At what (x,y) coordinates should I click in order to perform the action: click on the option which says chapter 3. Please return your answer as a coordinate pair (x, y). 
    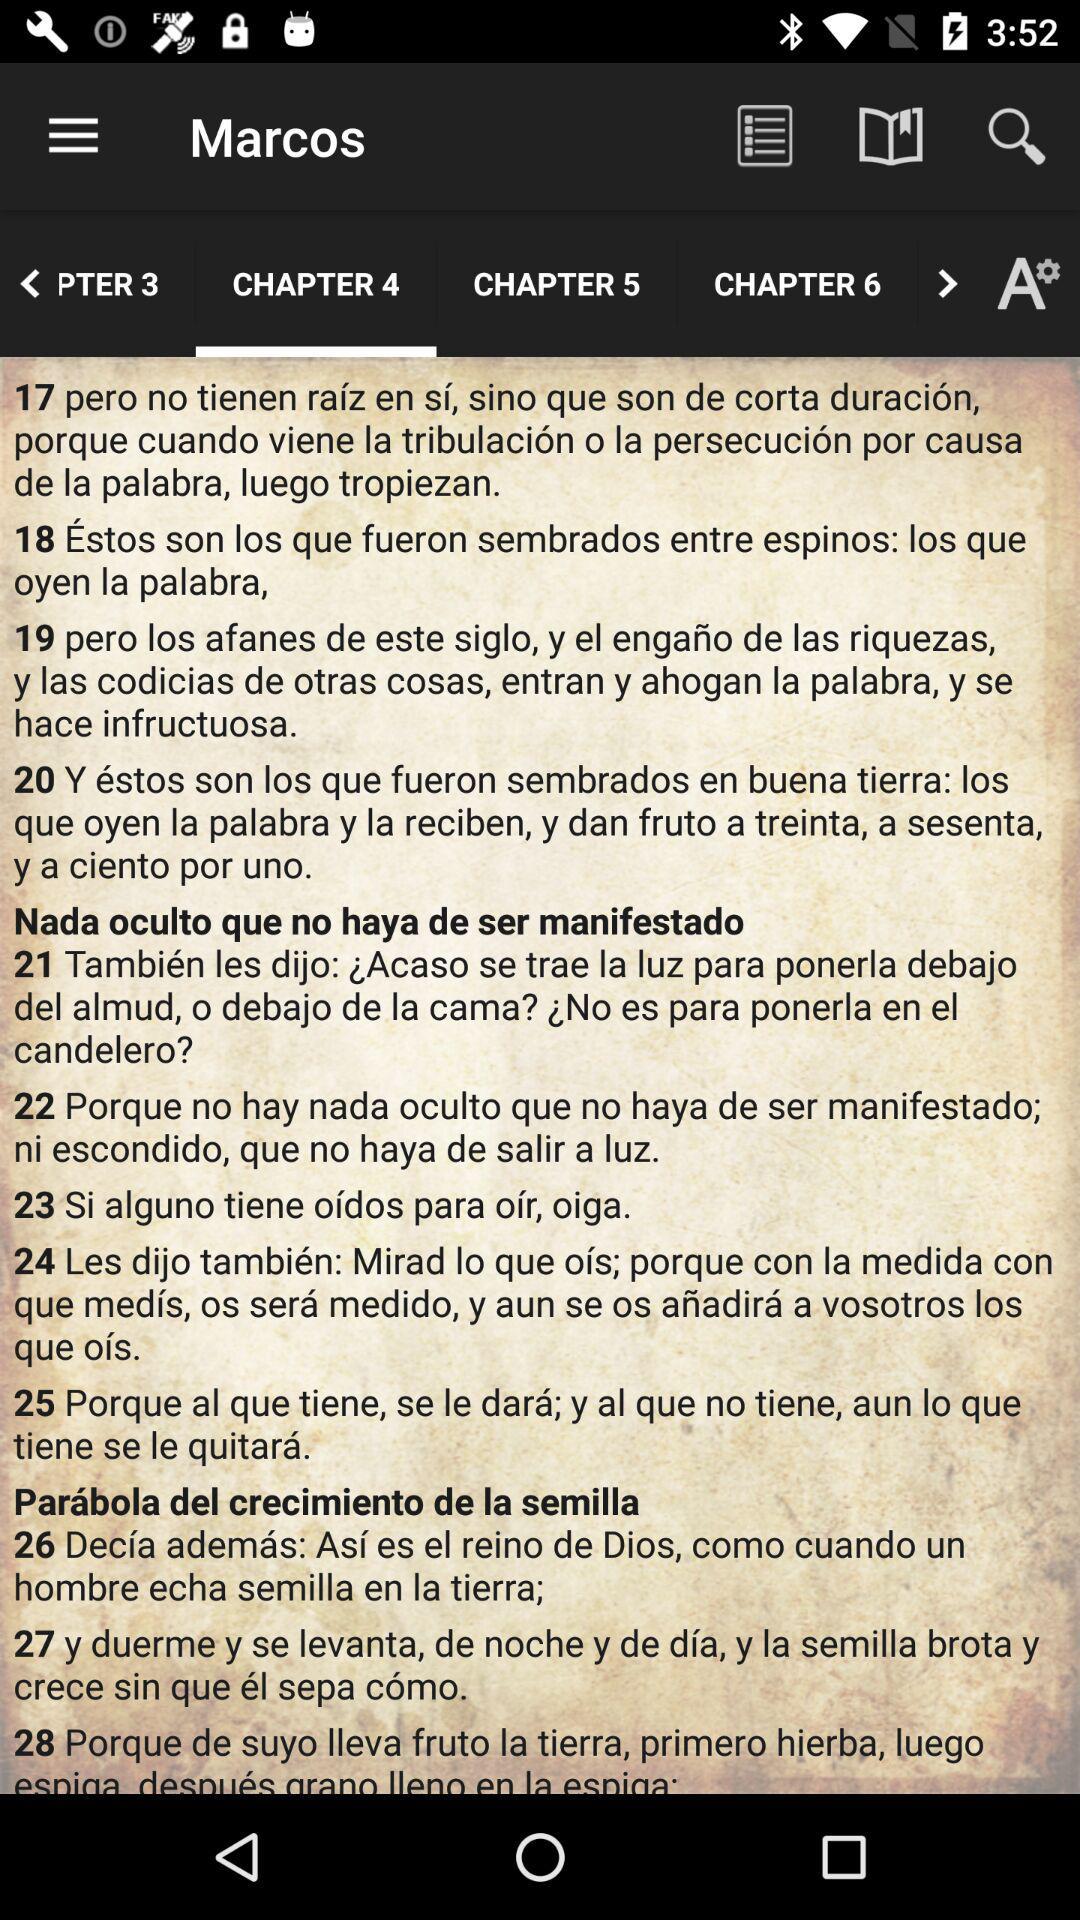
    Looking at the image, I should click on (127, 282).